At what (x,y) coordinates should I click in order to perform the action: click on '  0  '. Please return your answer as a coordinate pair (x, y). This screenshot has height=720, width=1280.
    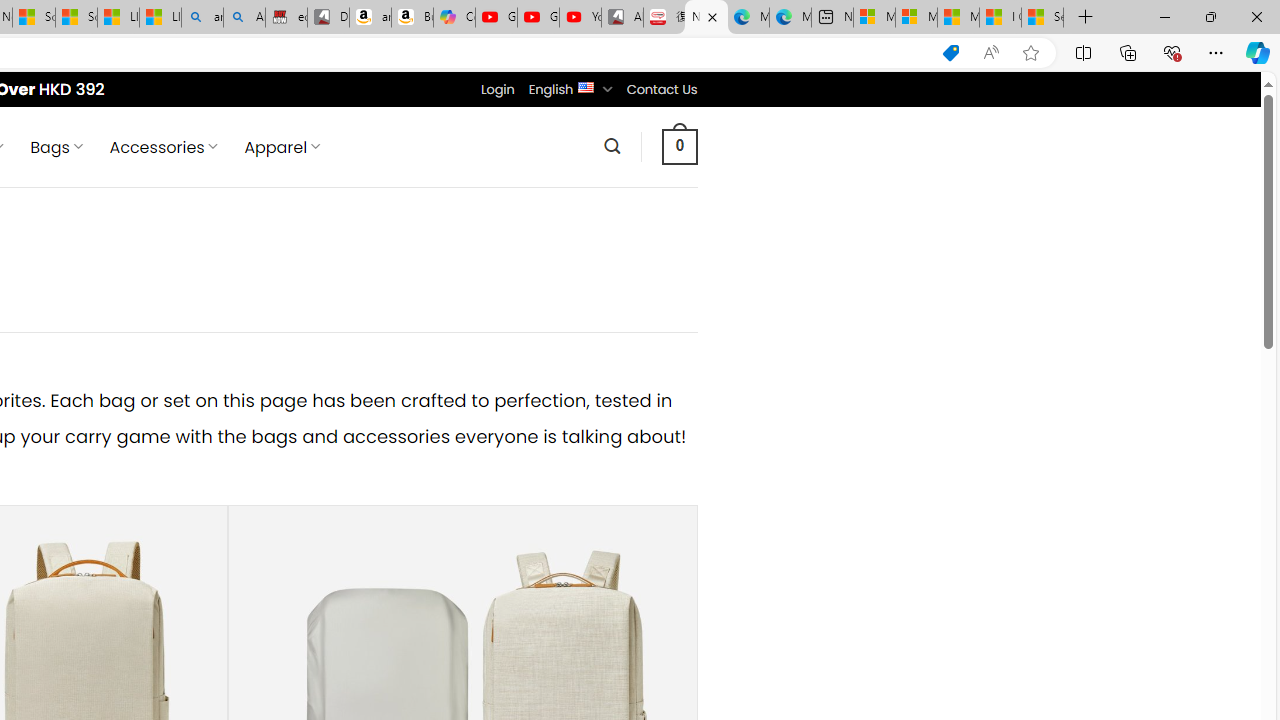
    Looking at the image, I should click on (679, 145).